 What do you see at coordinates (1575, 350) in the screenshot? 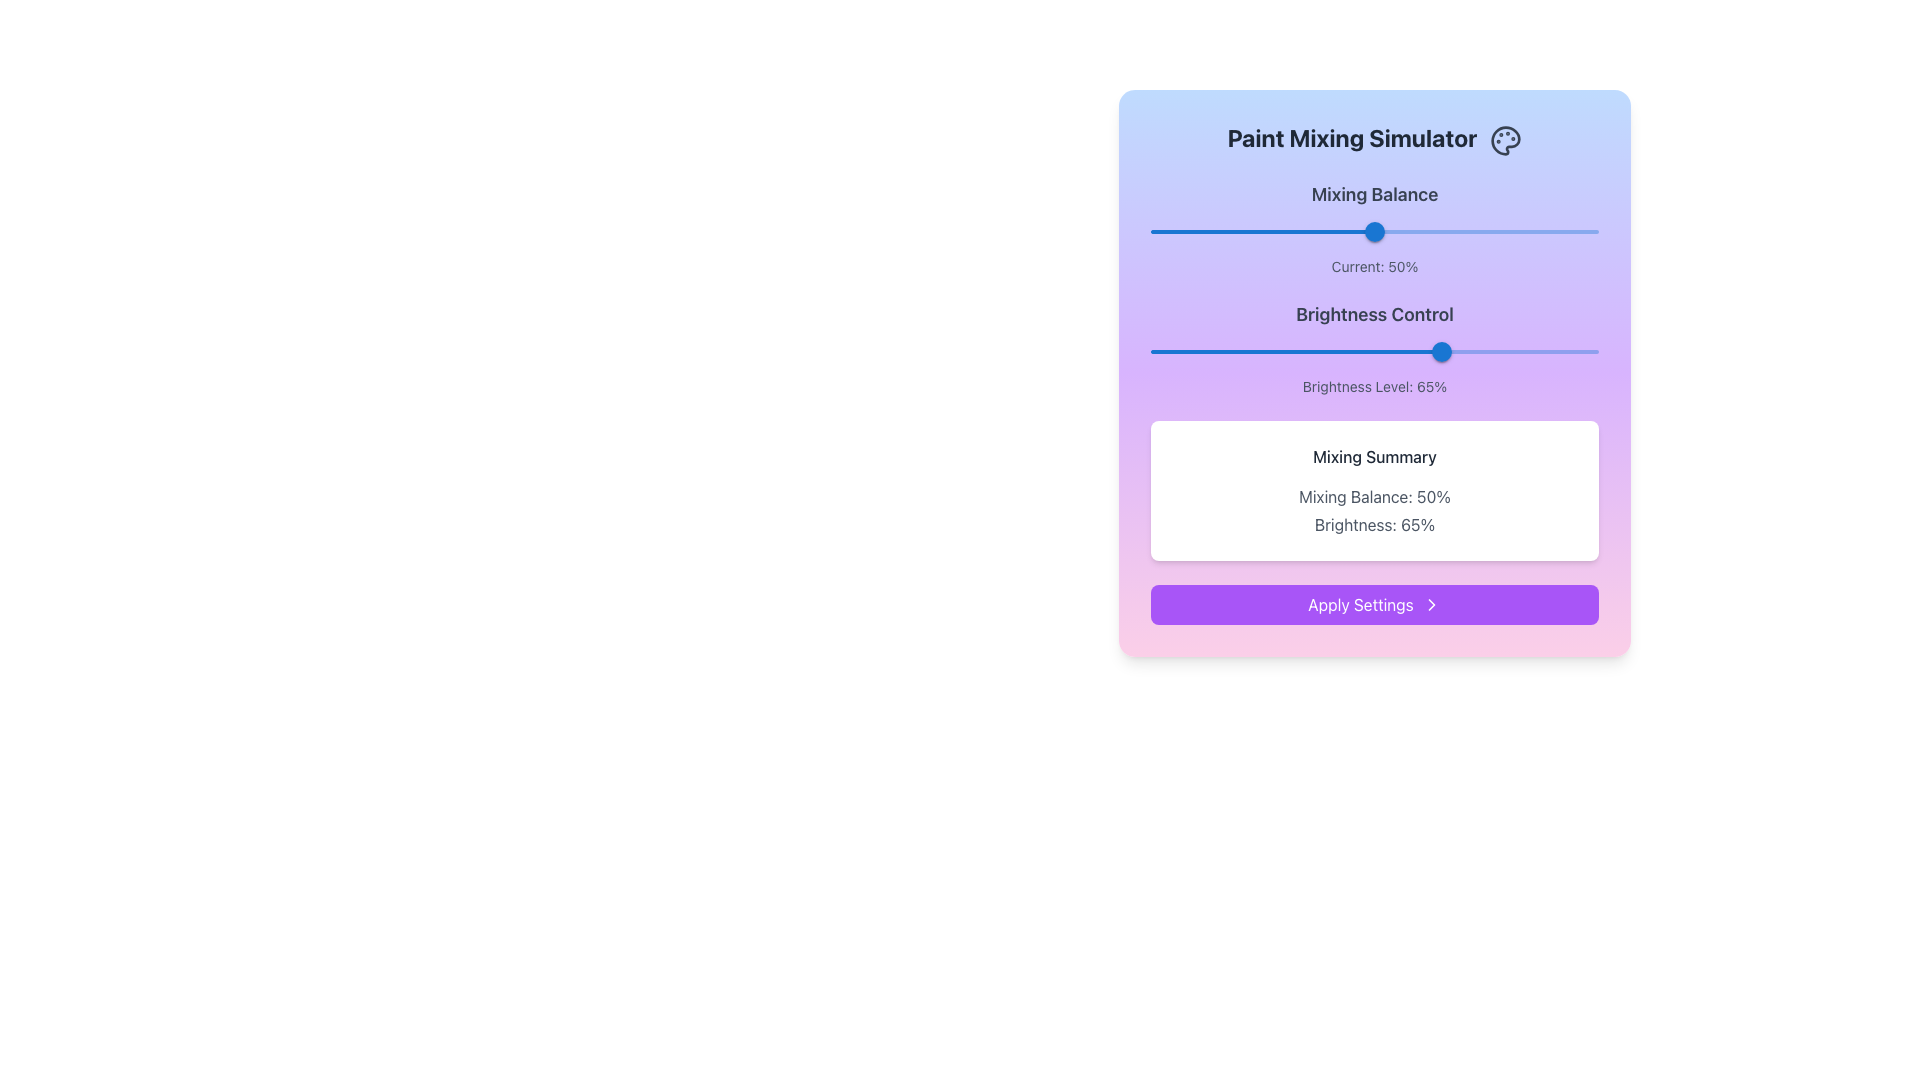
I see `brightness level` at bounding box center [1575, 350].